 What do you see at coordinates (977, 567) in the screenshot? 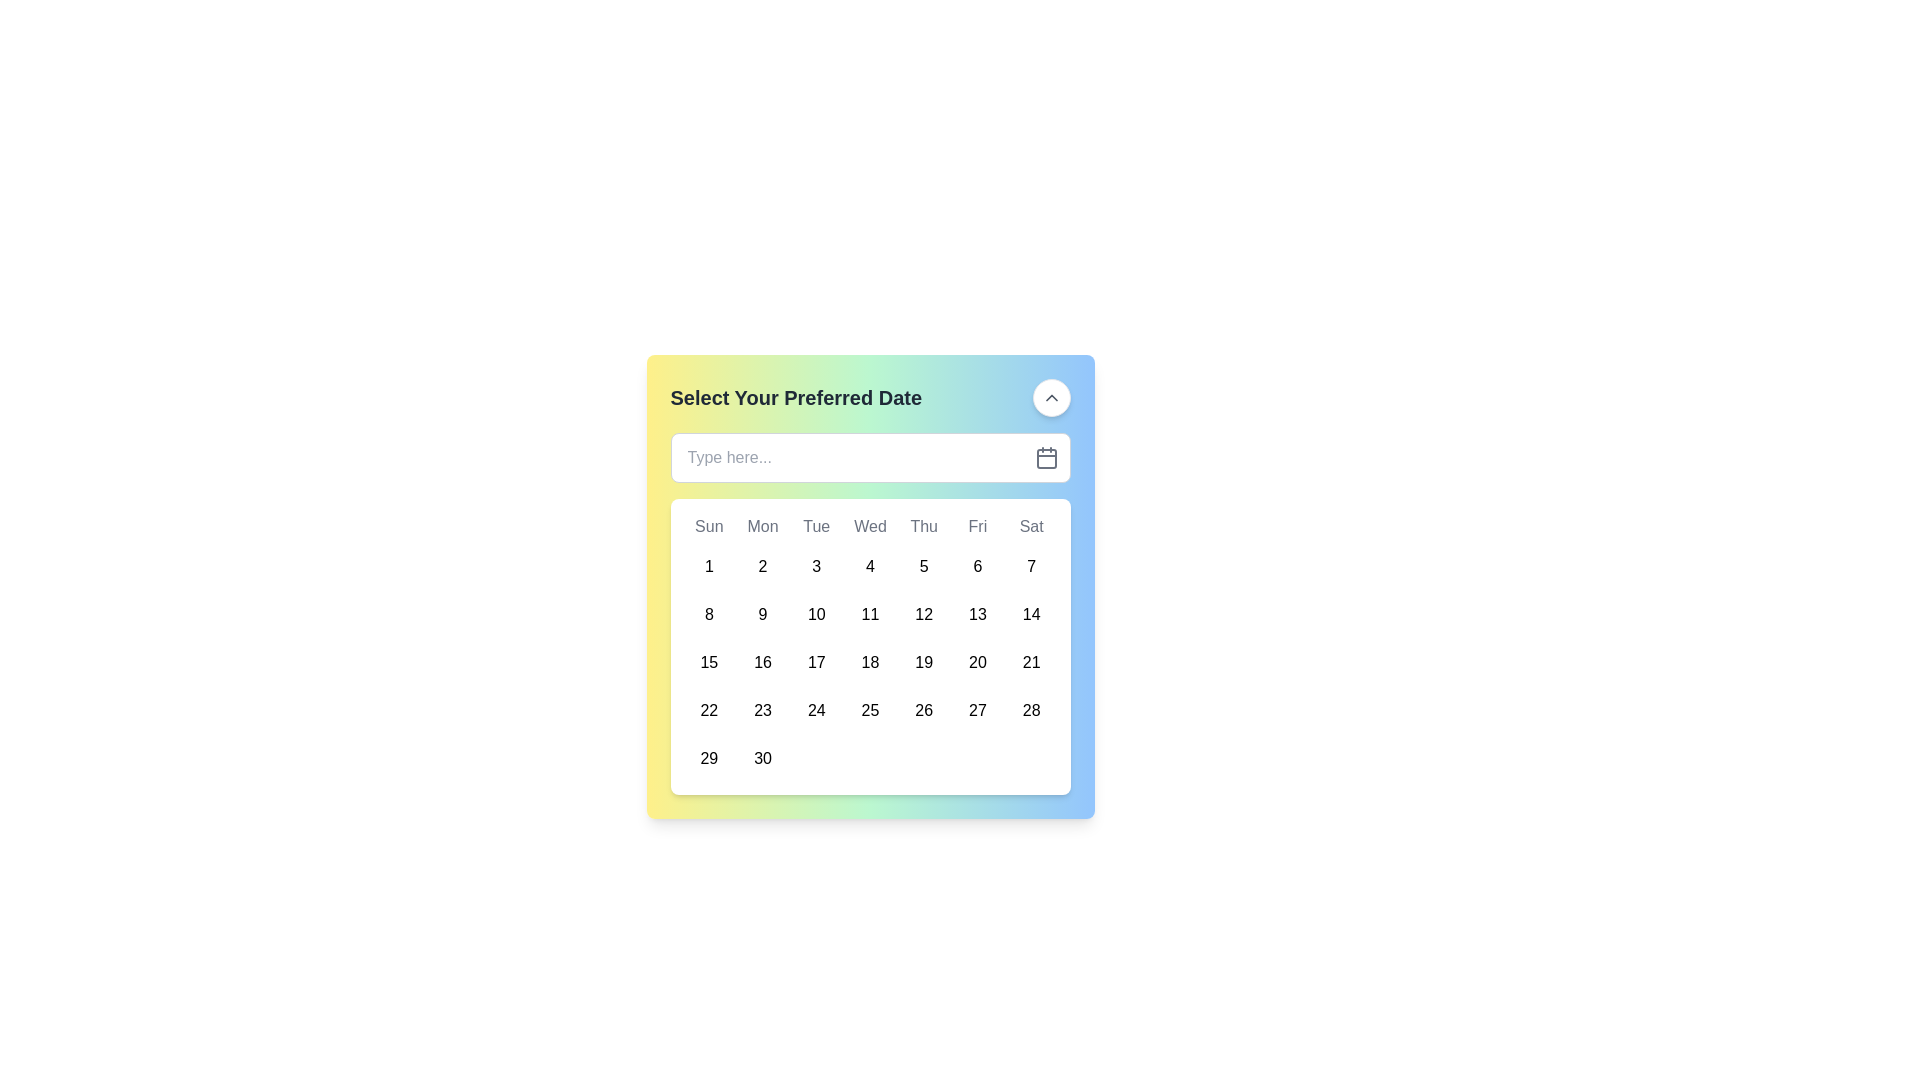
I see `the button in the calendar interface that represents the selectable date located in the first row under the 'Fri' column, sixth position overall` at bounding box center [977, 567].